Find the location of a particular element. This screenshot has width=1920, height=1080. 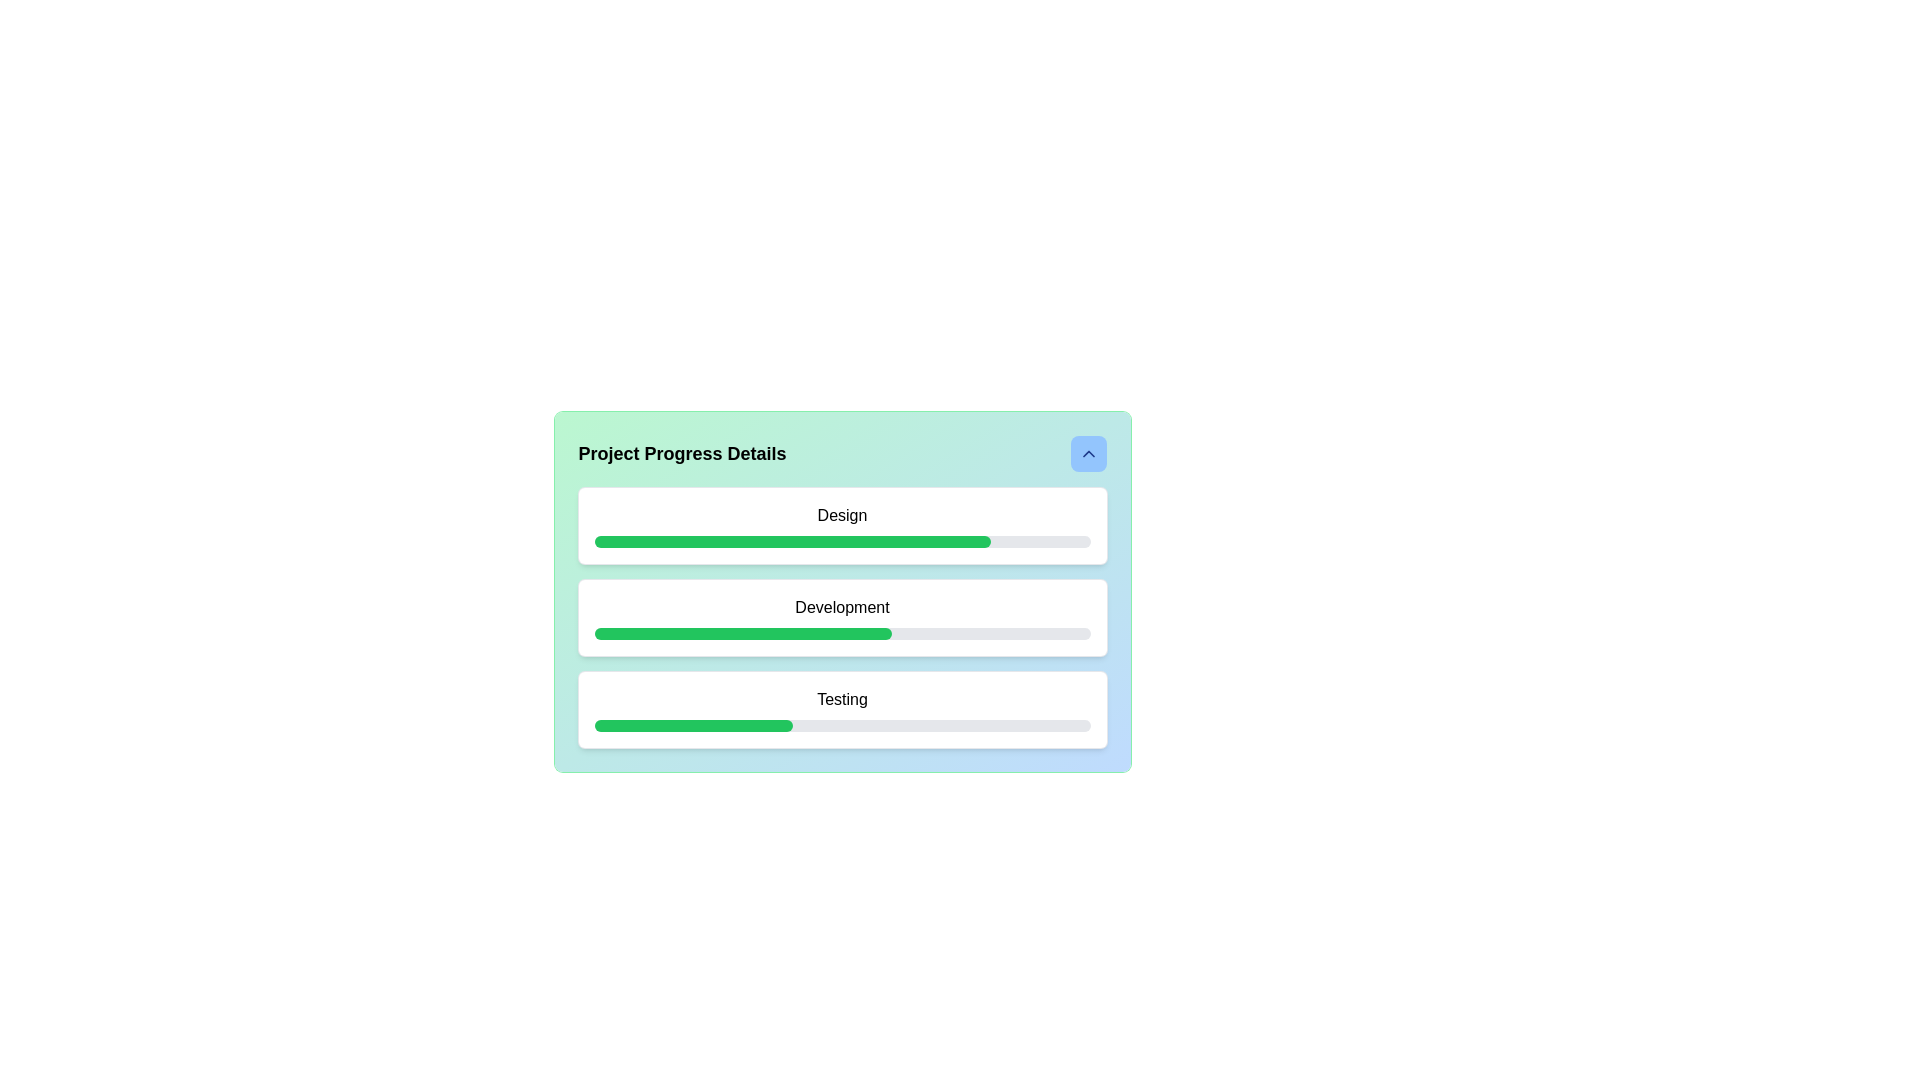

the Progress bar card labeled 'Testing' at the bottom of the stack of three sections is located at coordinates (842, 708).